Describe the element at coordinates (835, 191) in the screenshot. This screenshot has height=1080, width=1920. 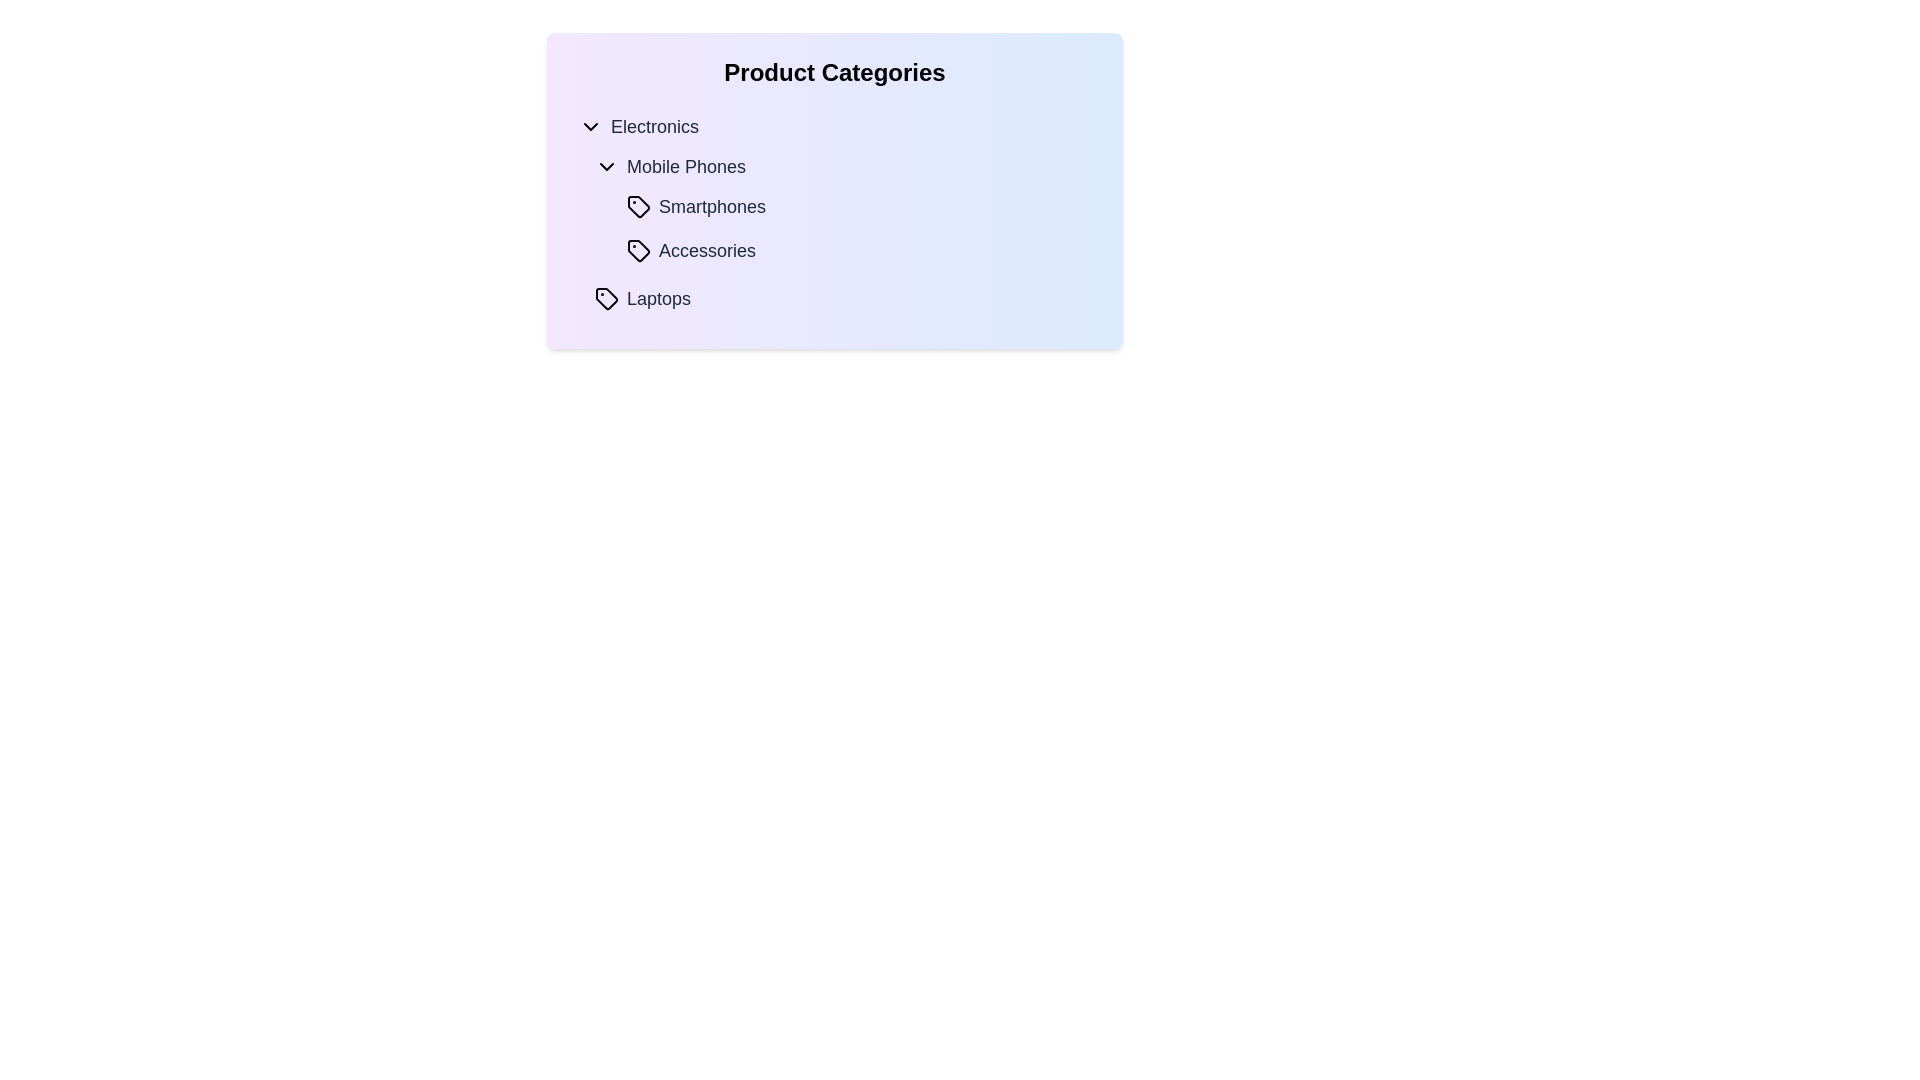
I see `a subcategory item within the 'Product Categories' menu component that is visually represented by a gradient background and includes category names like 'Electronics'` at that location.